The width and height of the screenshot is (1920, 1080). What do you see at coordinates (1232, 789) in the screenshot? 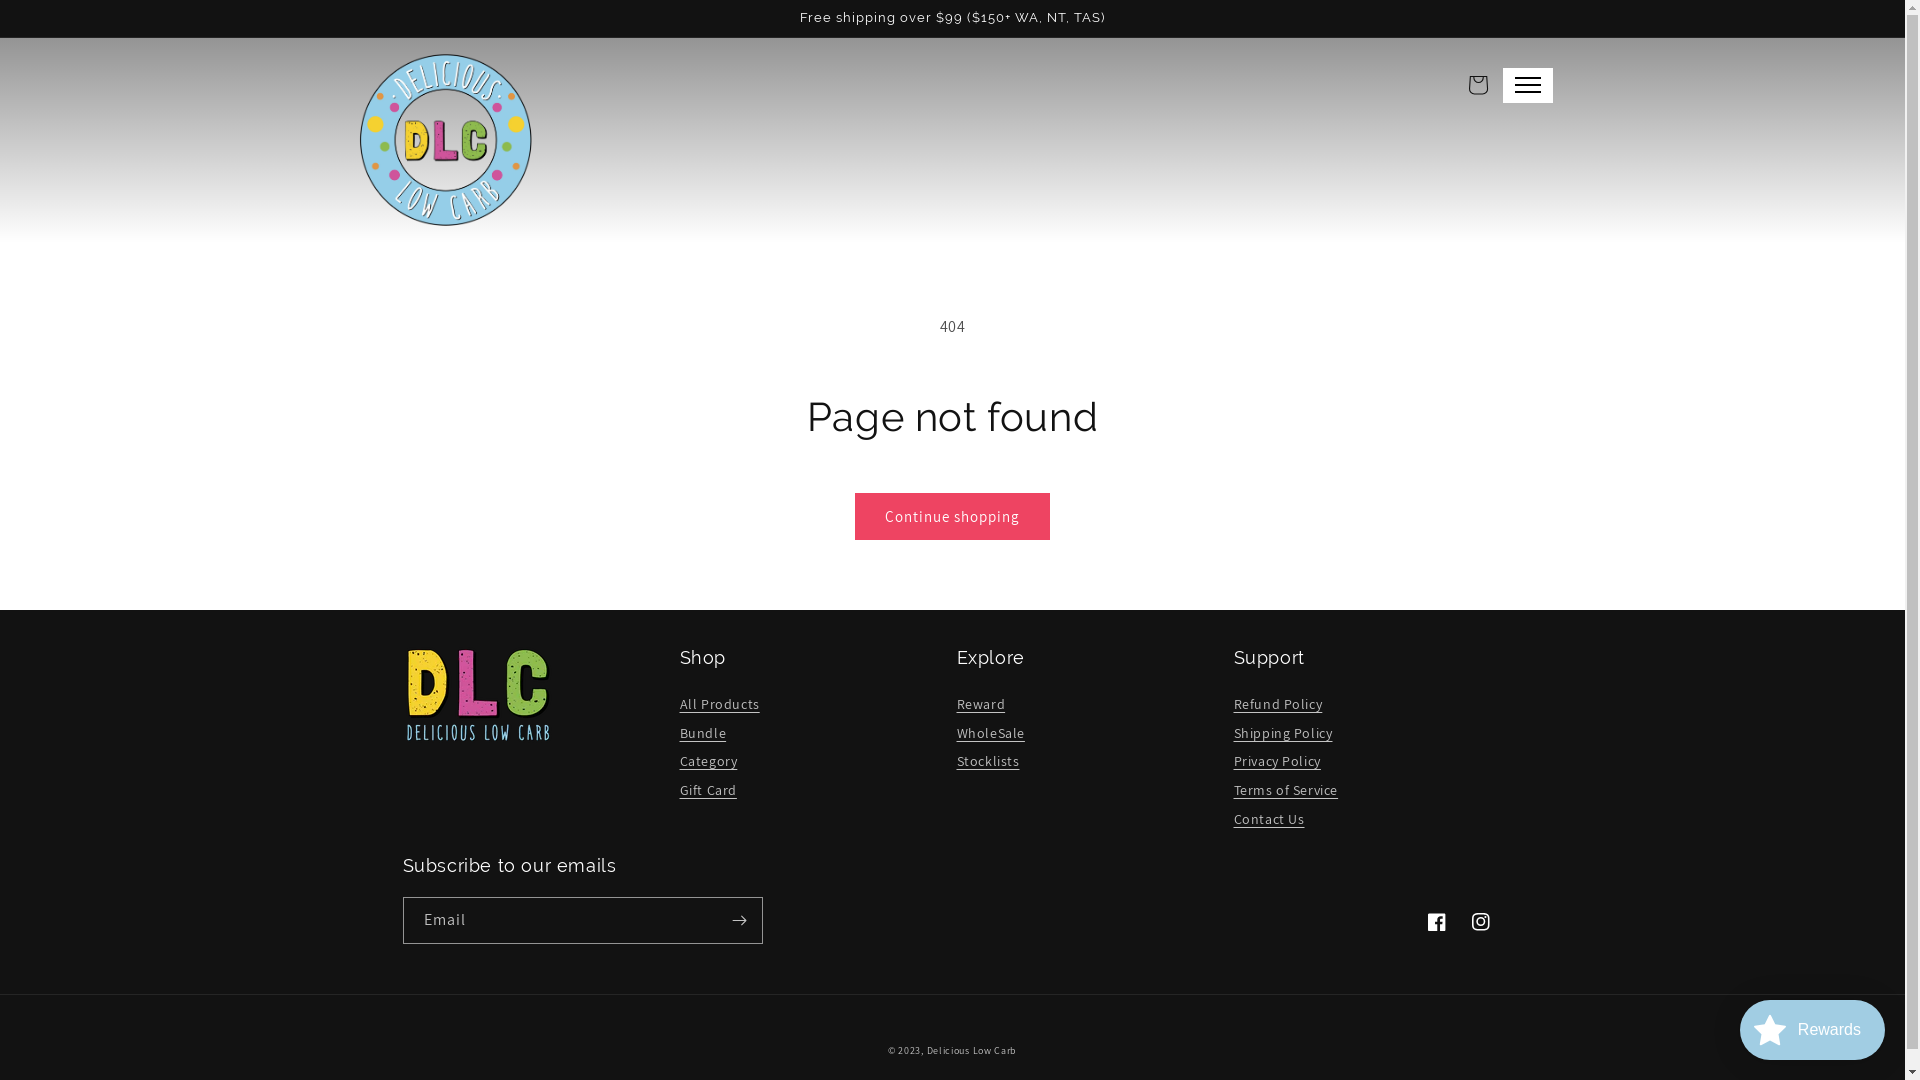
I see `'Terms of Service'` at bounding box center [1232, 789].